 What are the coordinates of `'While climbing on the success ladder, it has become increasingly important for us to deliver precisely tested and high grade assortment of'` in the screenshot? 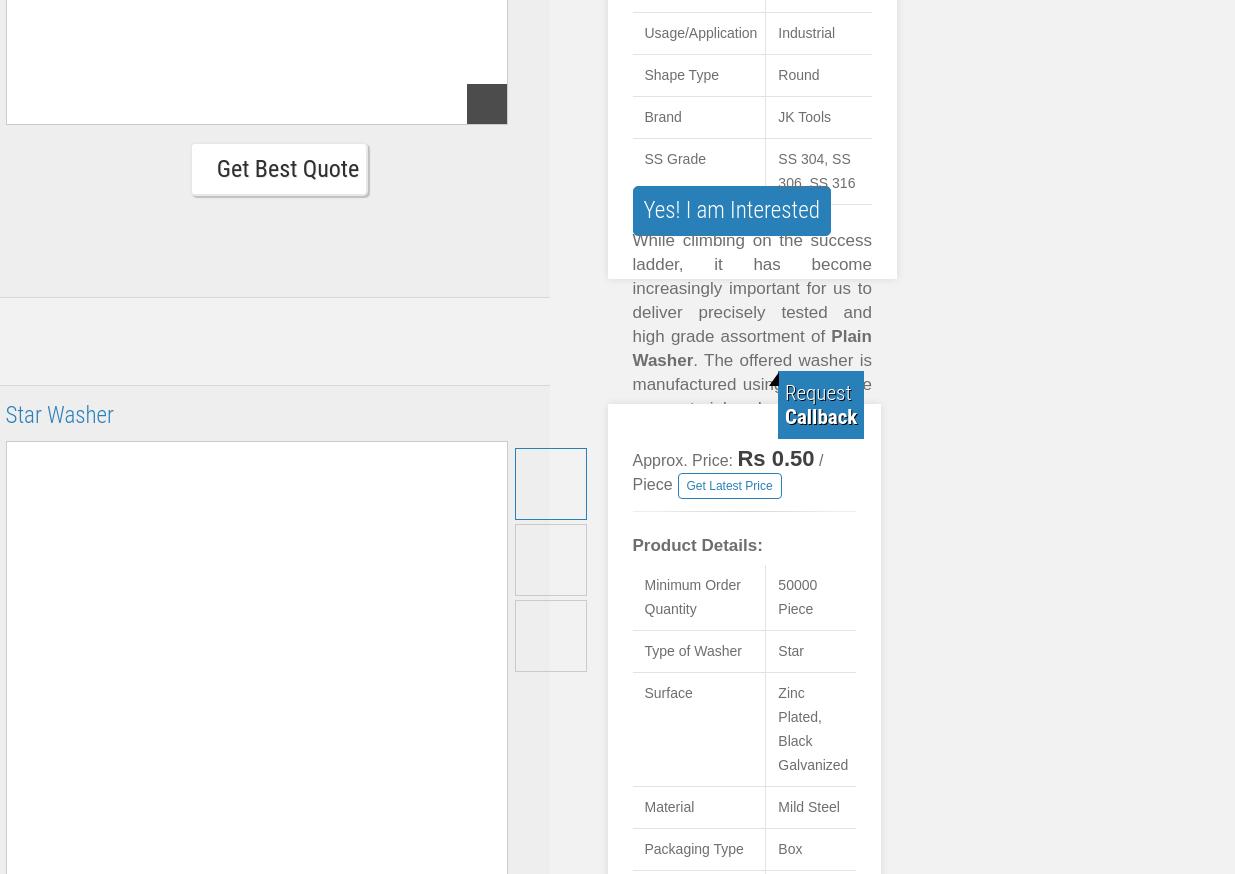 It's located at (751, 288).